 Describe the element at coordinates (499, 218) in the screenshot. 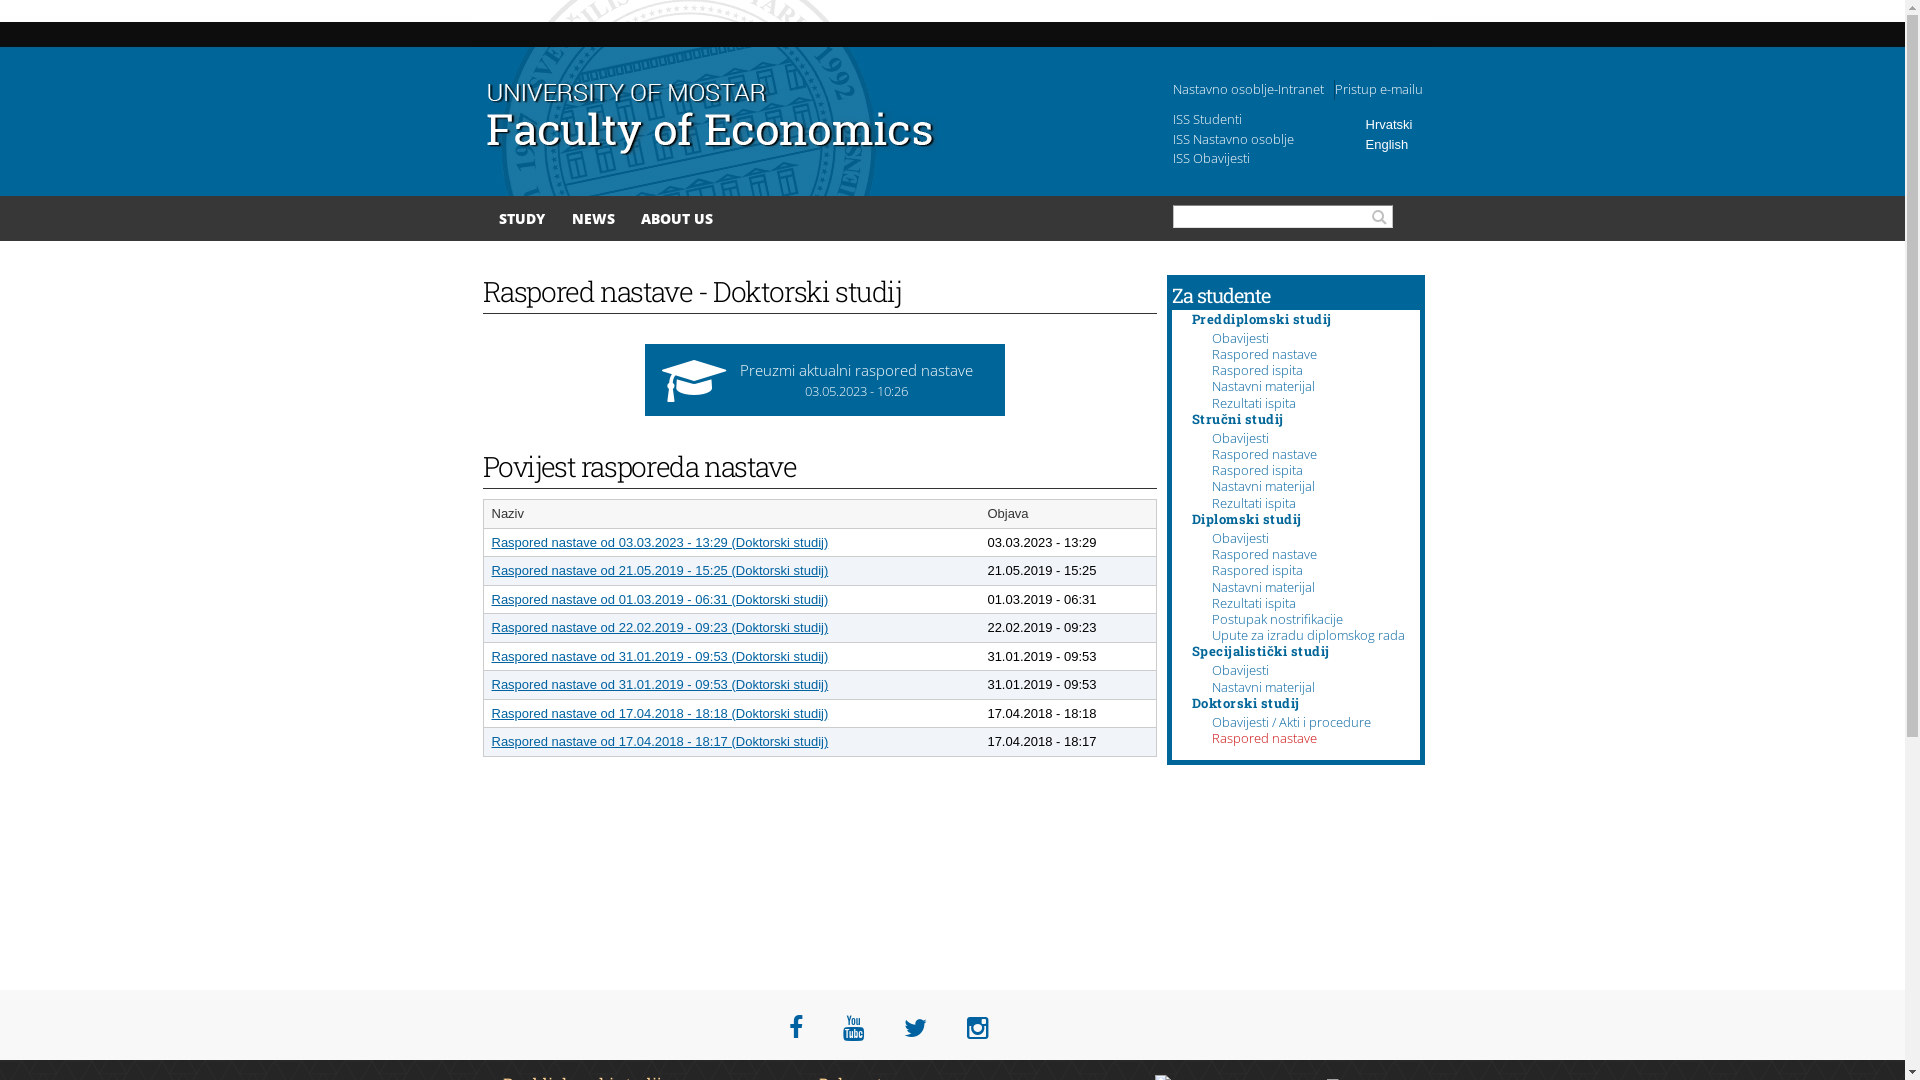

I see `'STUDY'` at that location.